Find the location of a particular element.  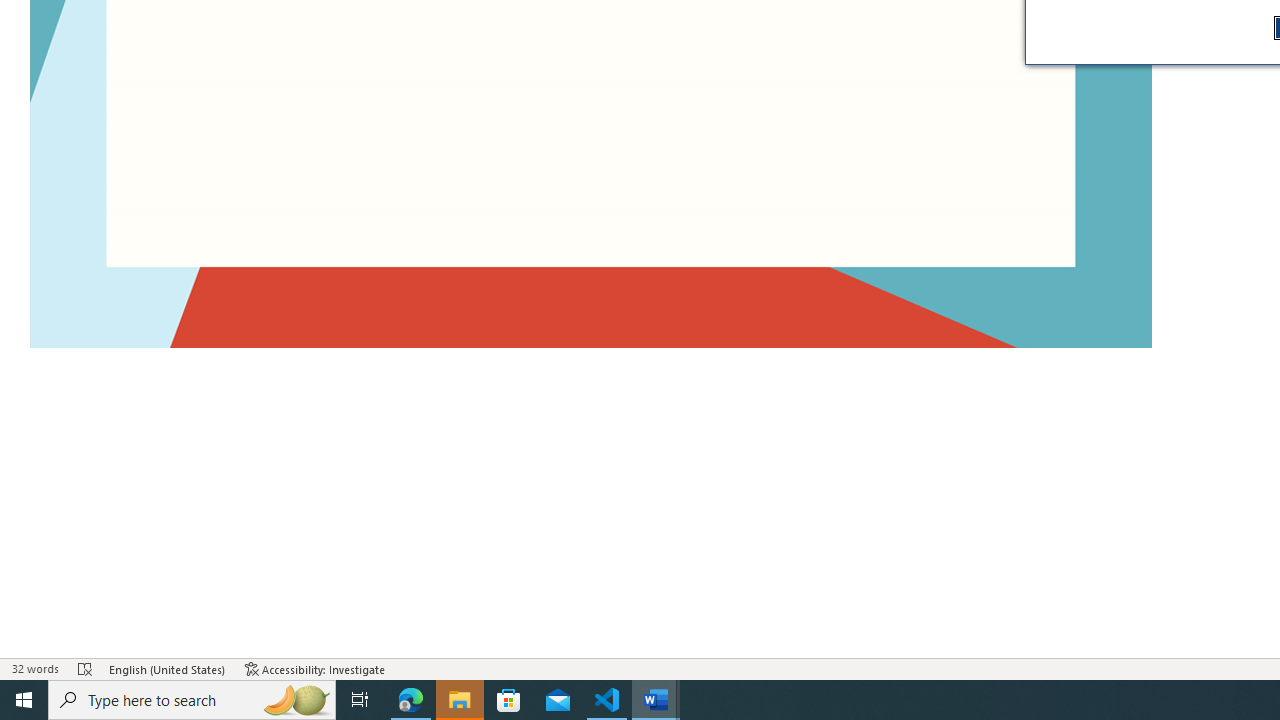

'Word Count 32 words' is located at coordinates (35, 669).